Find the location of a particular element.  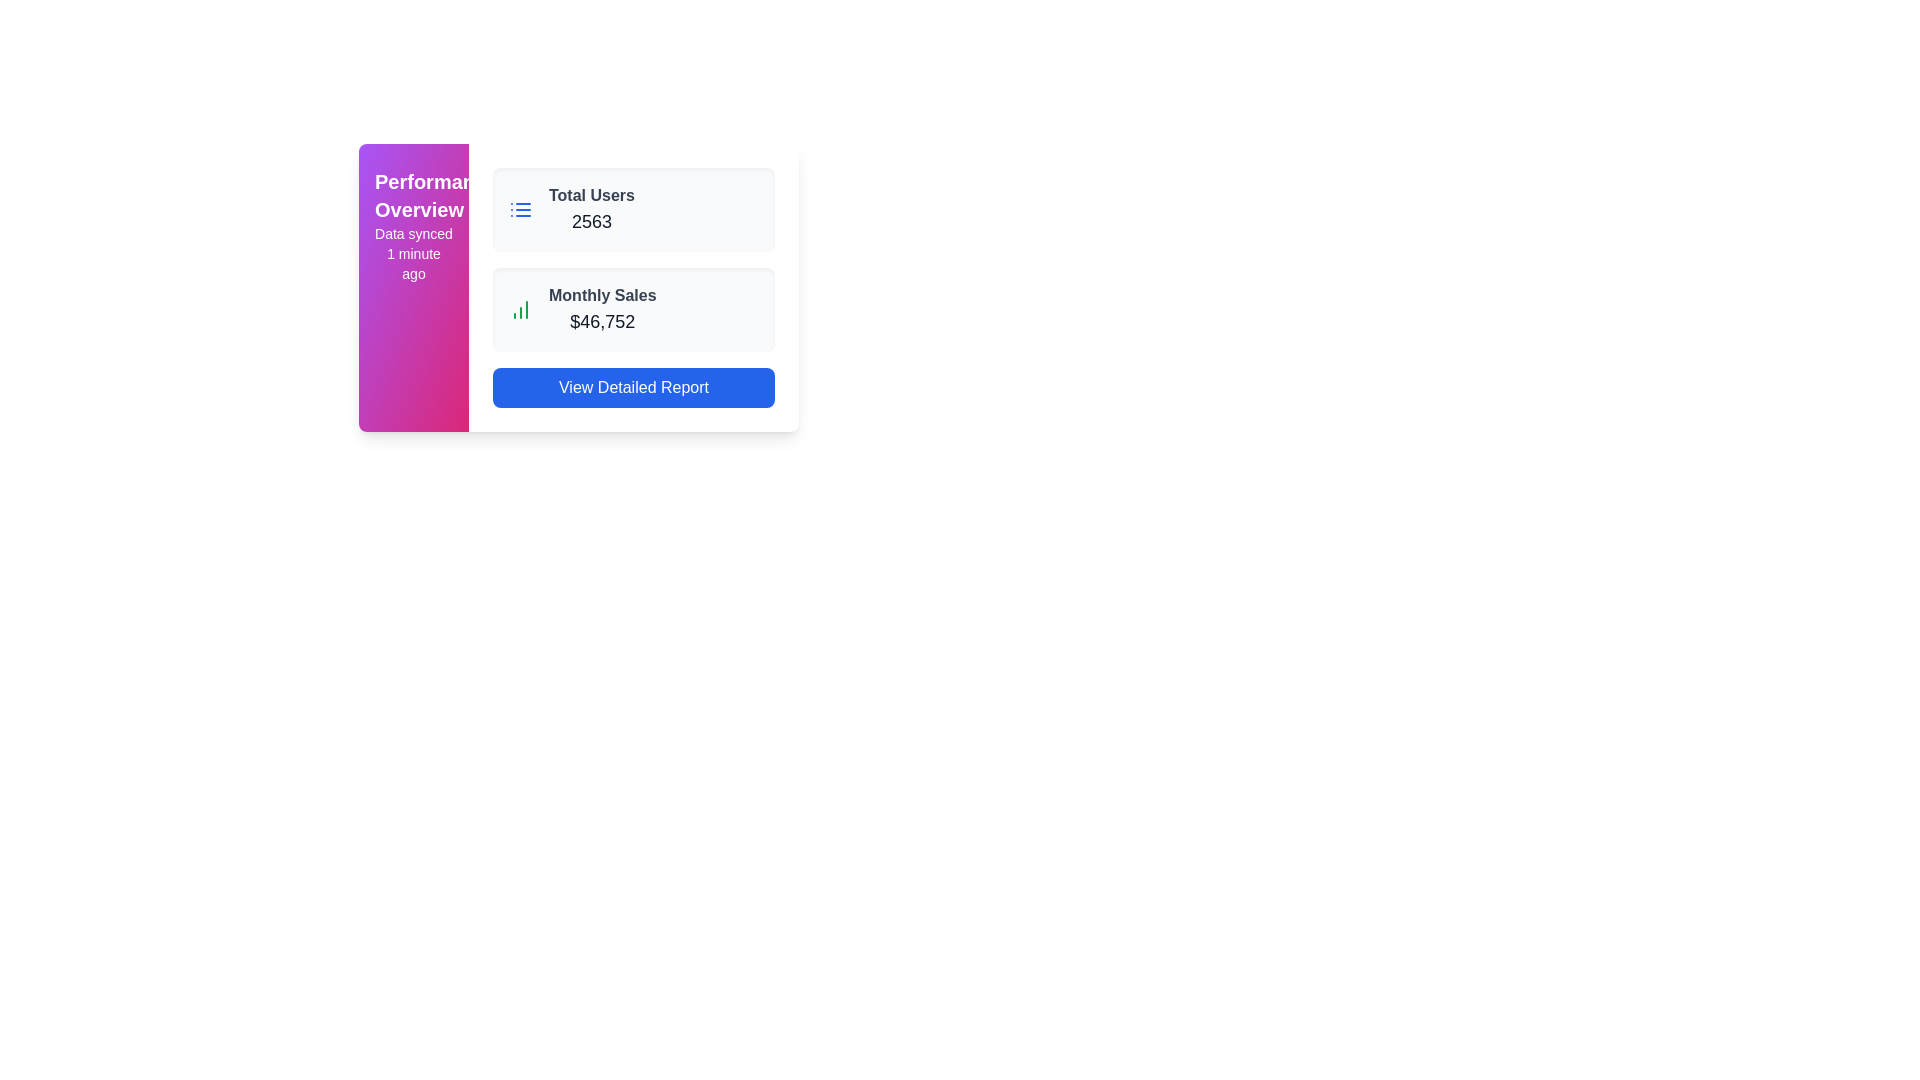

the static informational text block displaying the monetary total of sales, which emphasizes the text '$46,752', located within a card below 'Total Users 2563' and above the 'View Detailed Report' button is located at coordinates (601, 309).